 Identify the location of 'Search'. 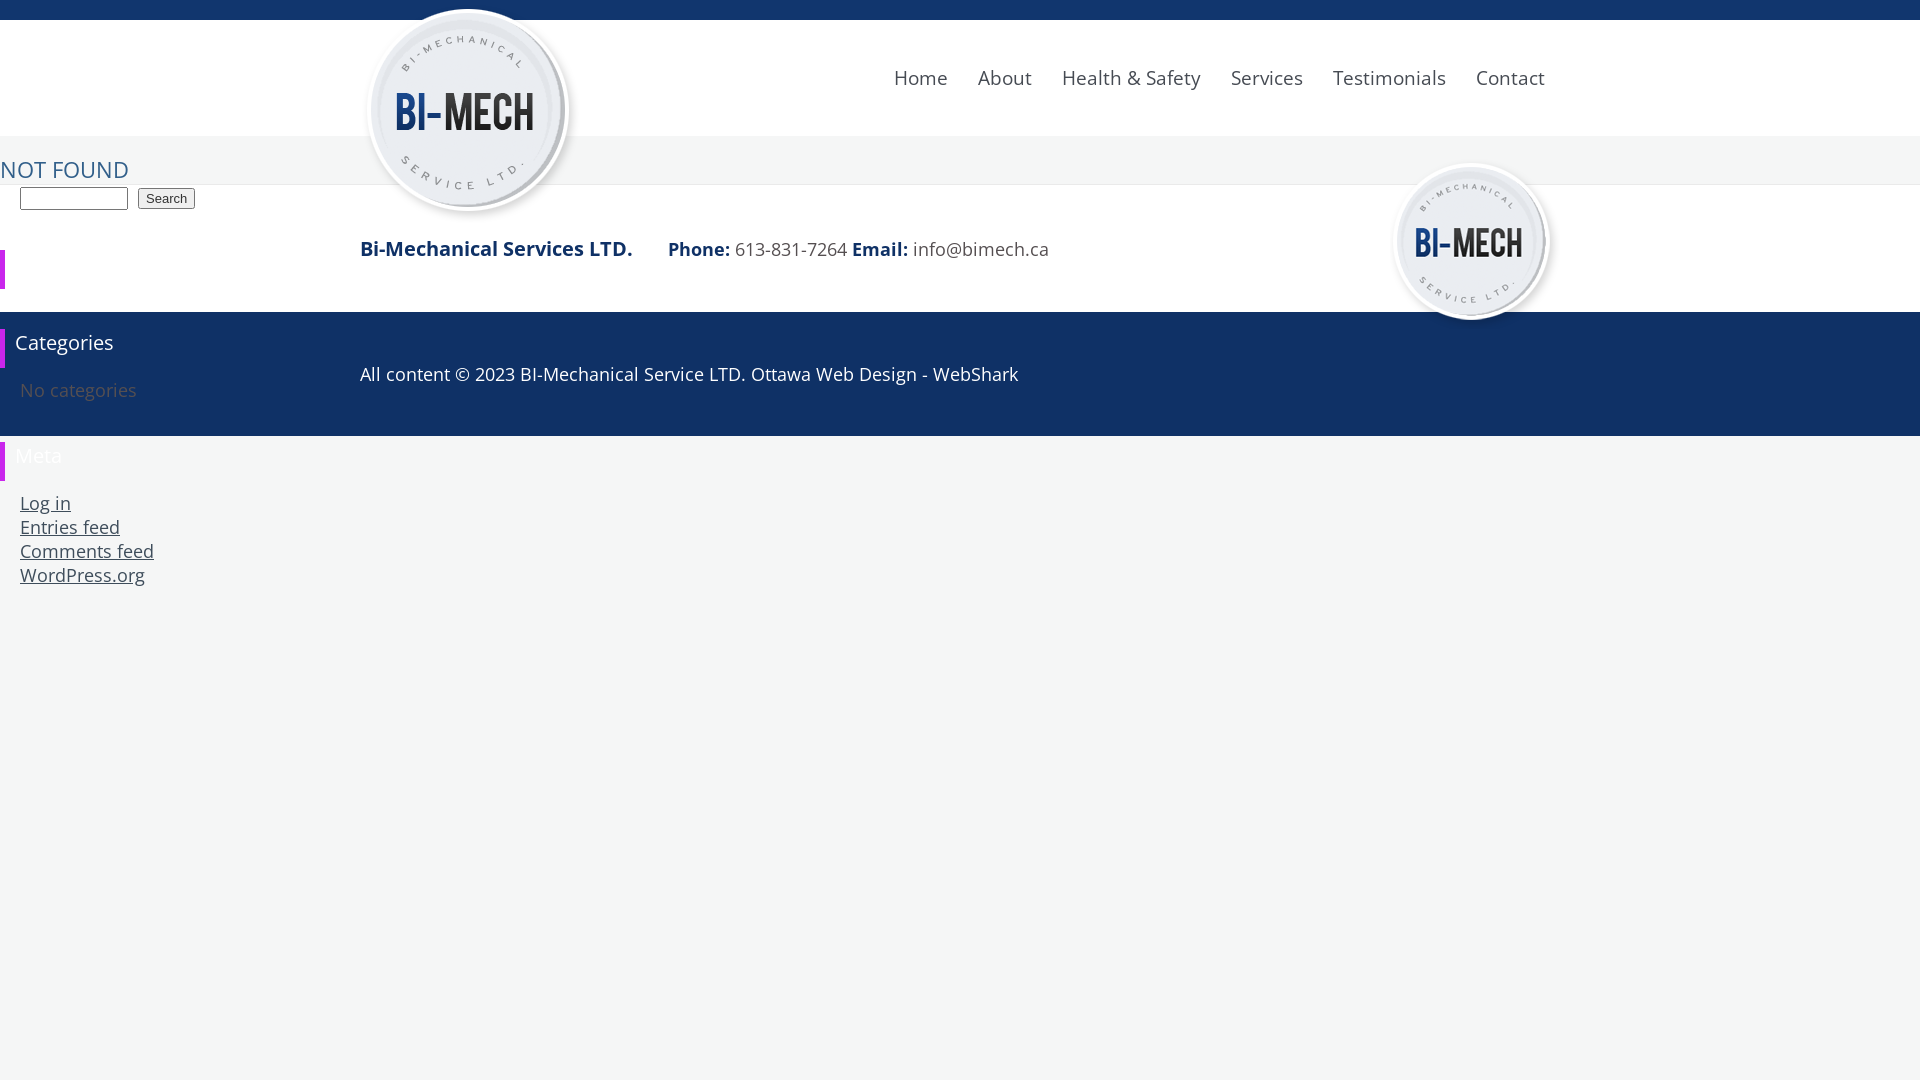
(166, 198).